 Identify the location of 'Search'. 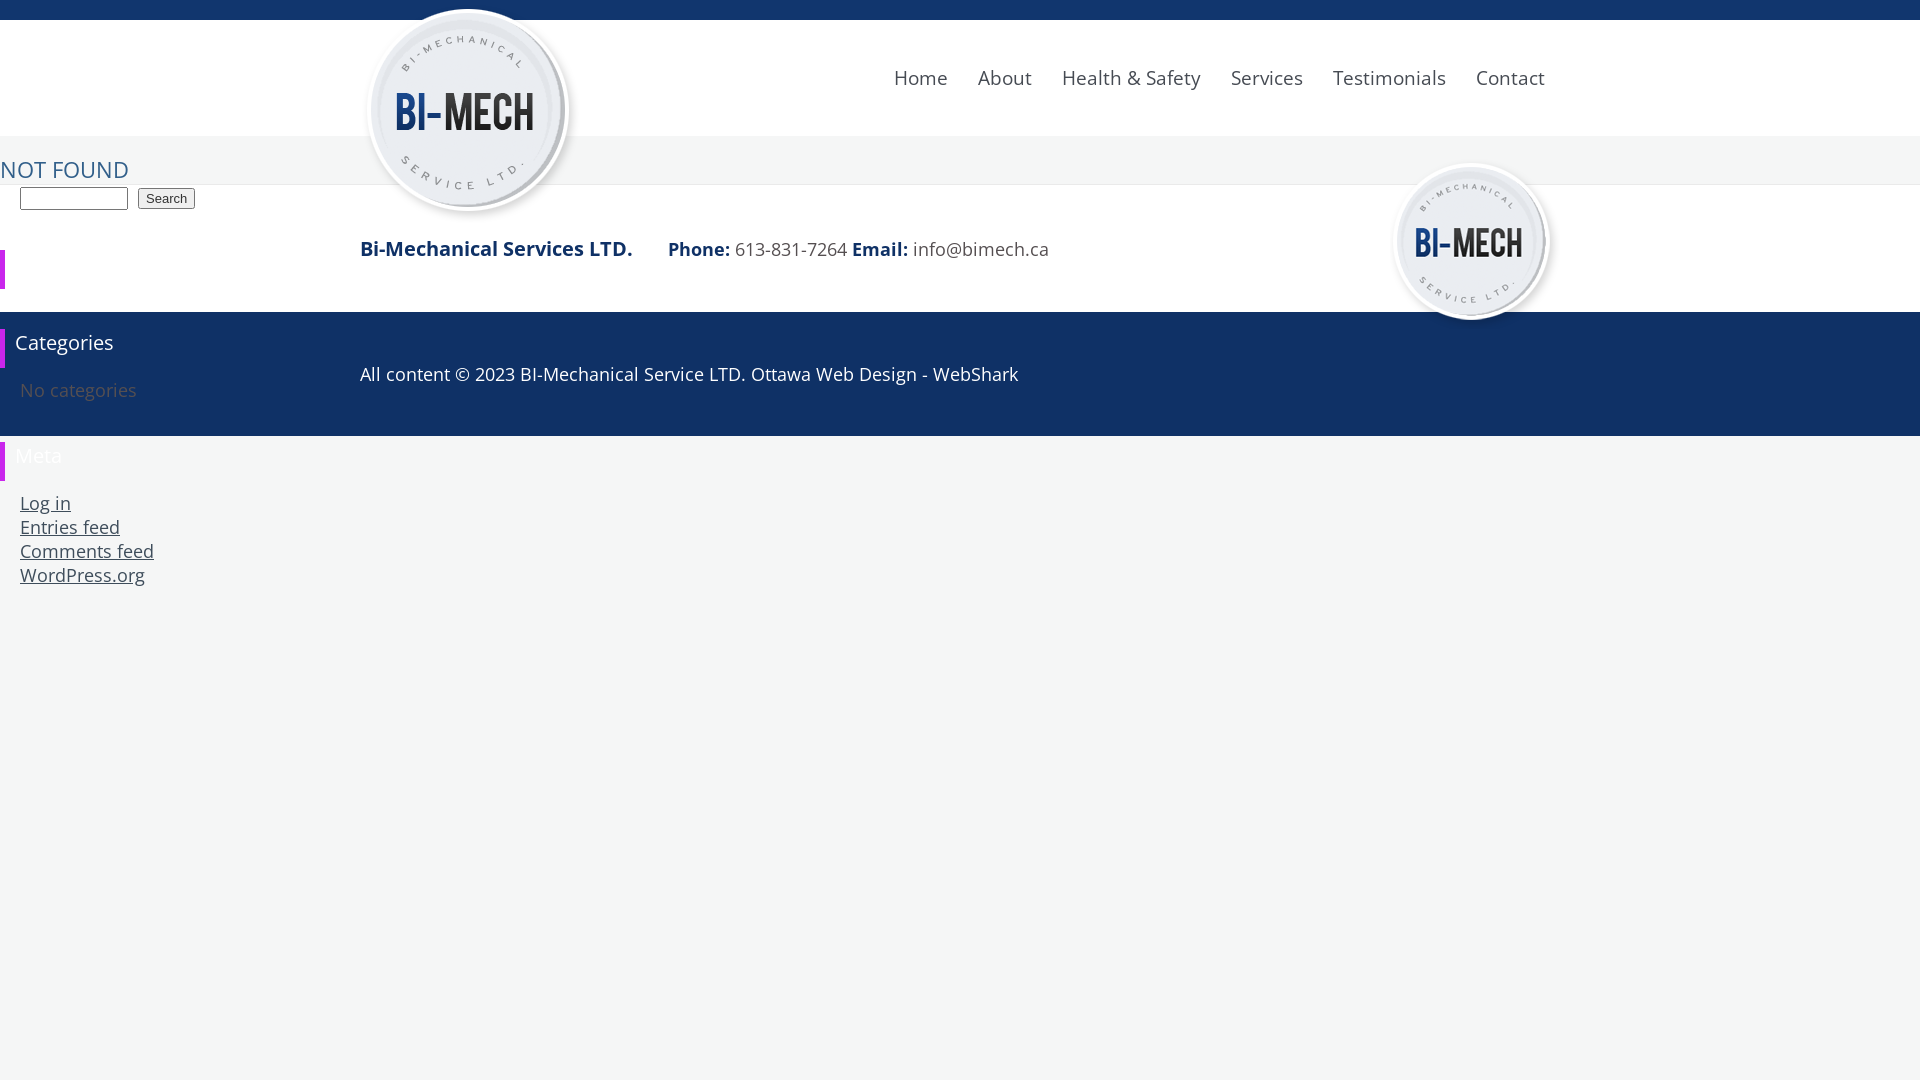
(166, 198).